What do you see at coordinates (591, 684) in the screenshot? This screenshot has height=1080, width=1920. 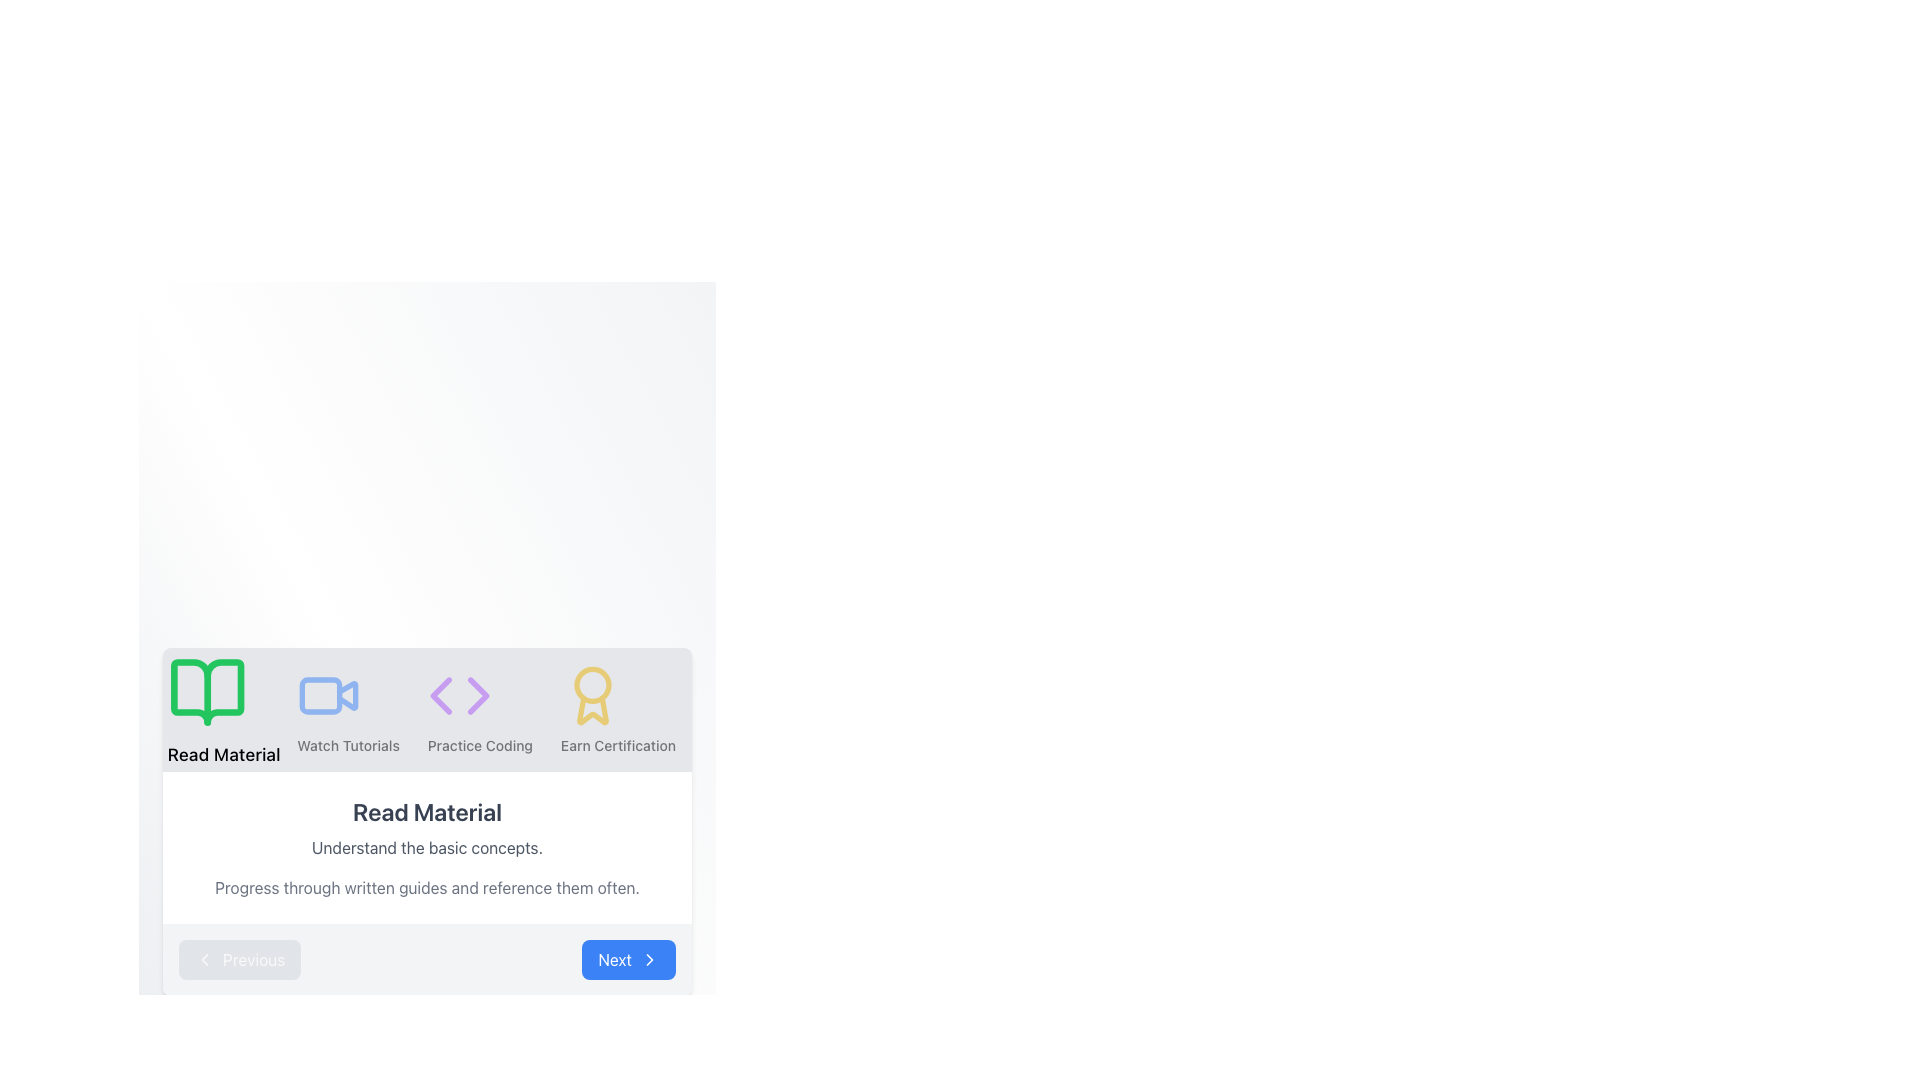 I see `the central circle of the award icon, which is located to the far right in the horizontal navigation row, adjacent to the 'Earn Certification' label` at bounding box center [591, 684].